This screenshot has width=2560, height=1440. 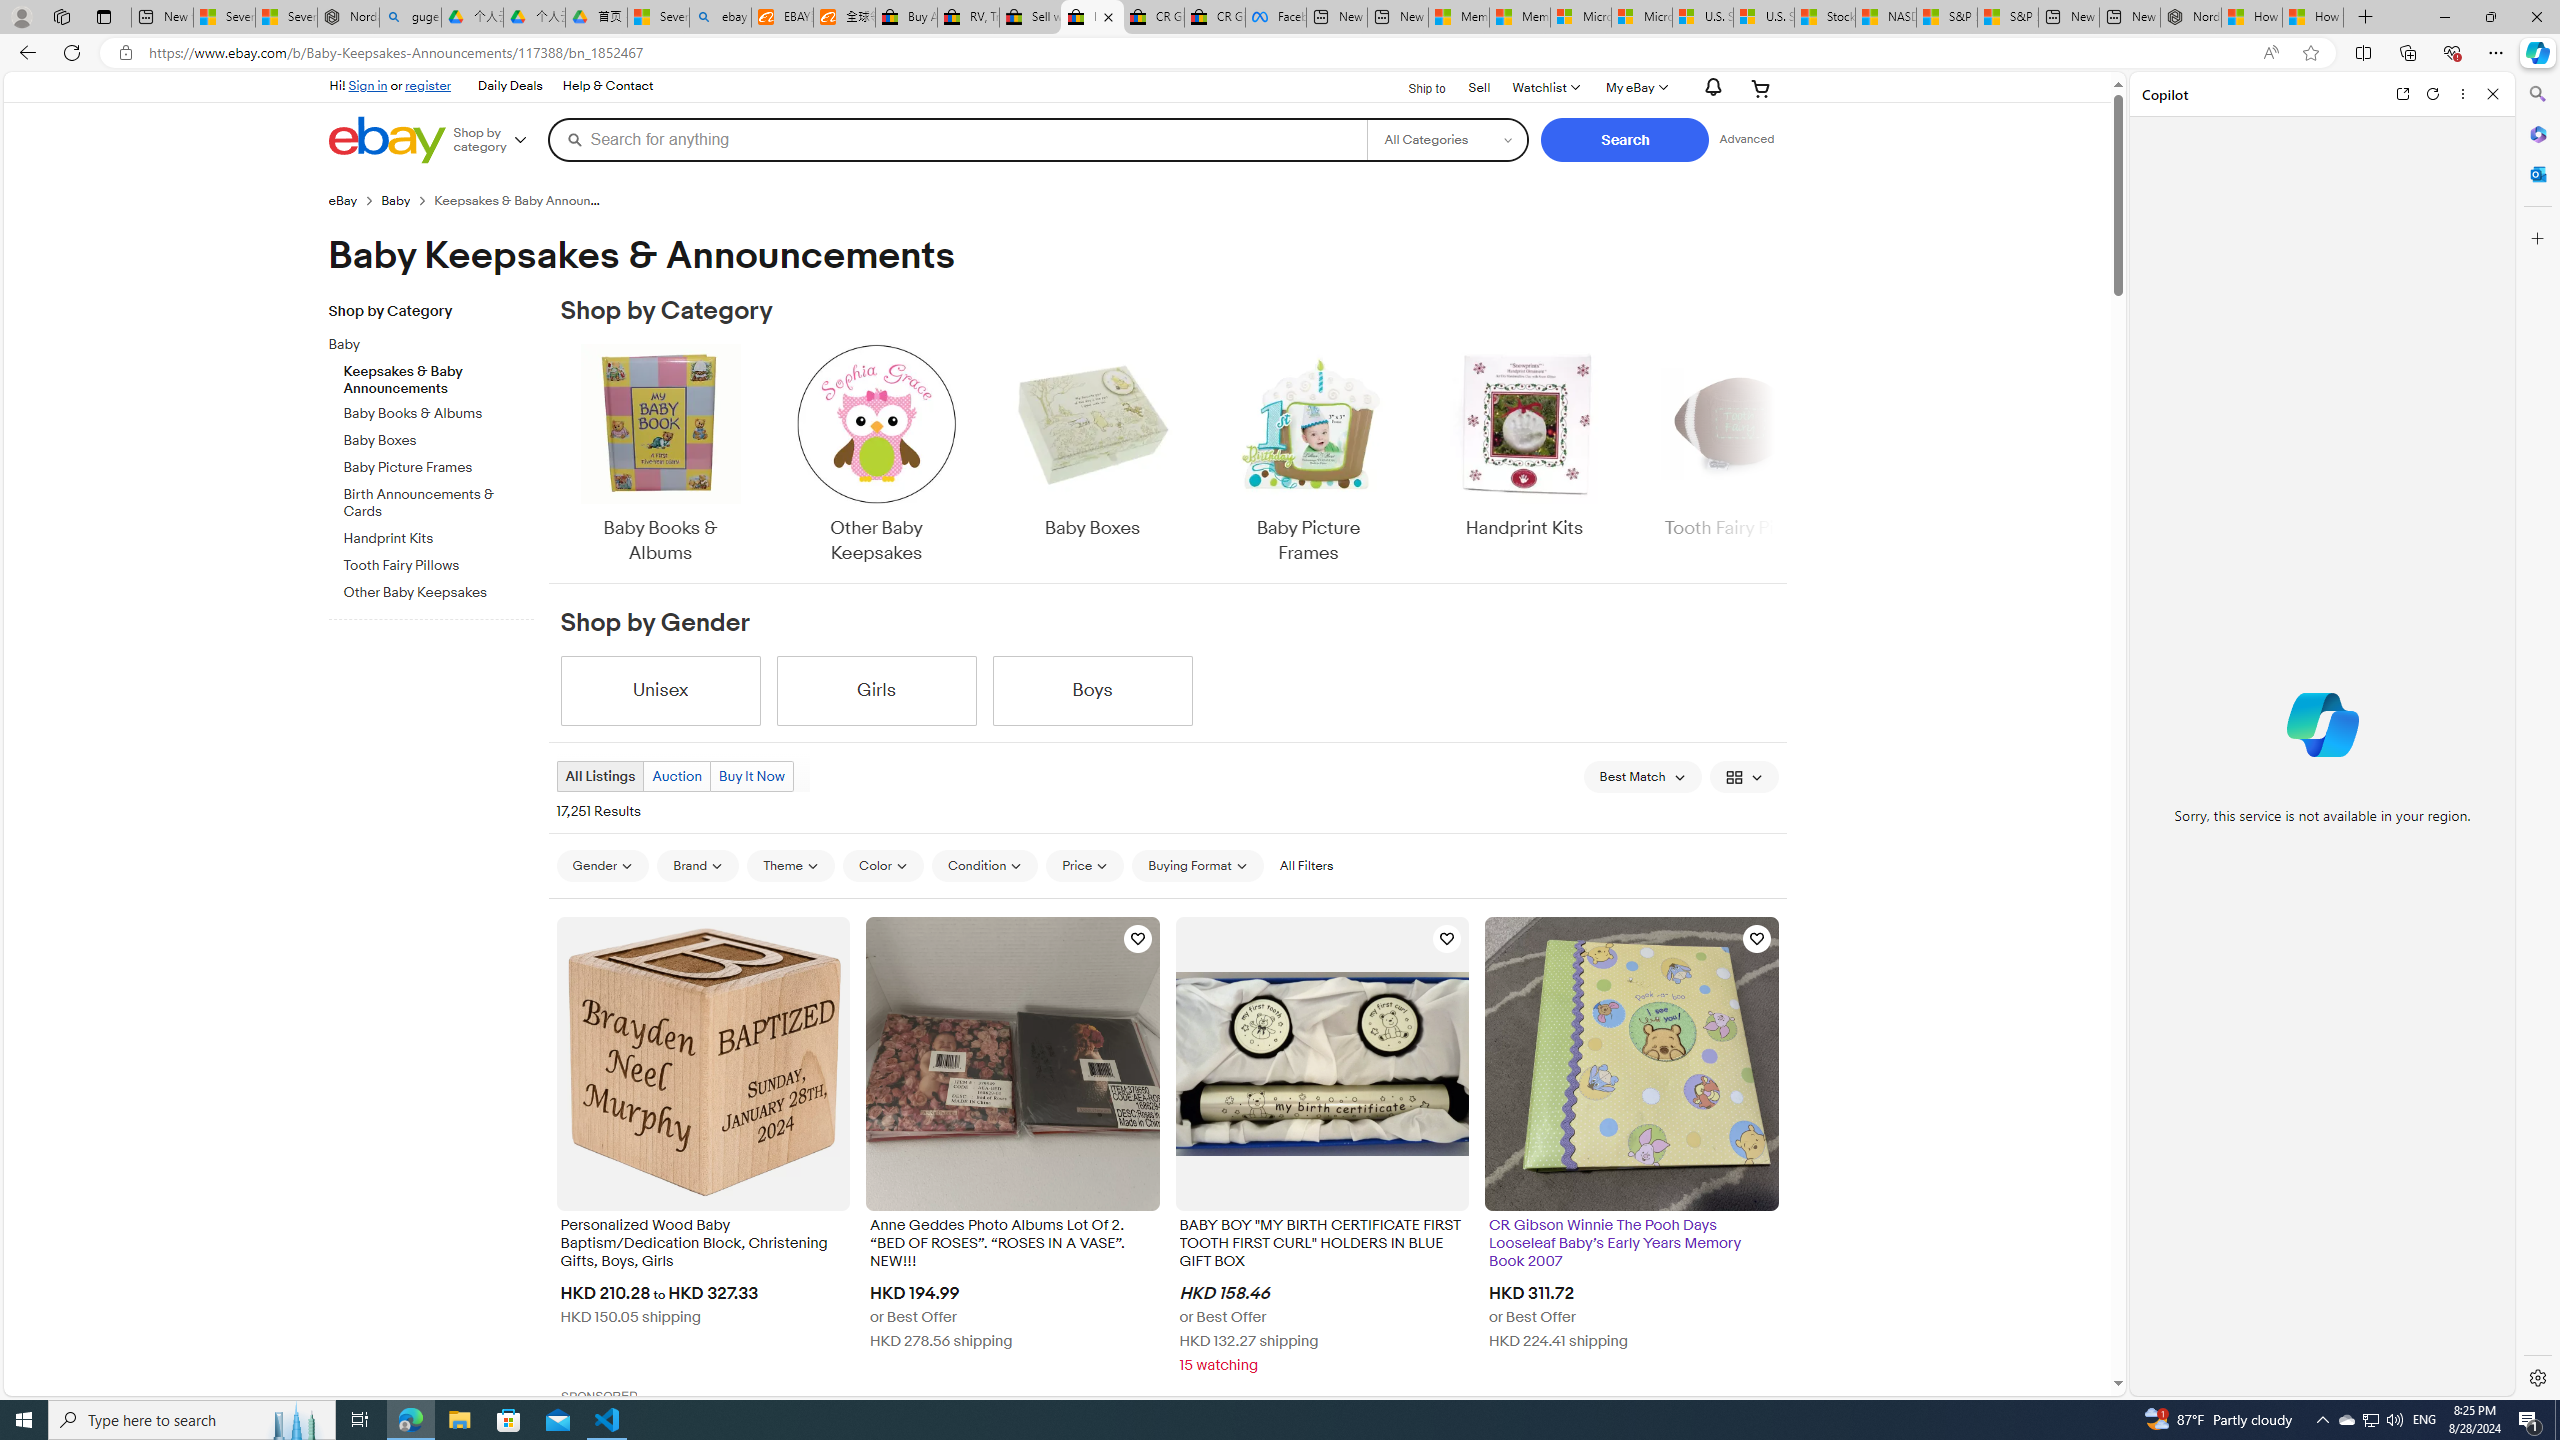 What do you see at coordinates (439, 498) in the screenshot?
I see `'Birth Announcements & Cards'` at bounding box center [439, 498].